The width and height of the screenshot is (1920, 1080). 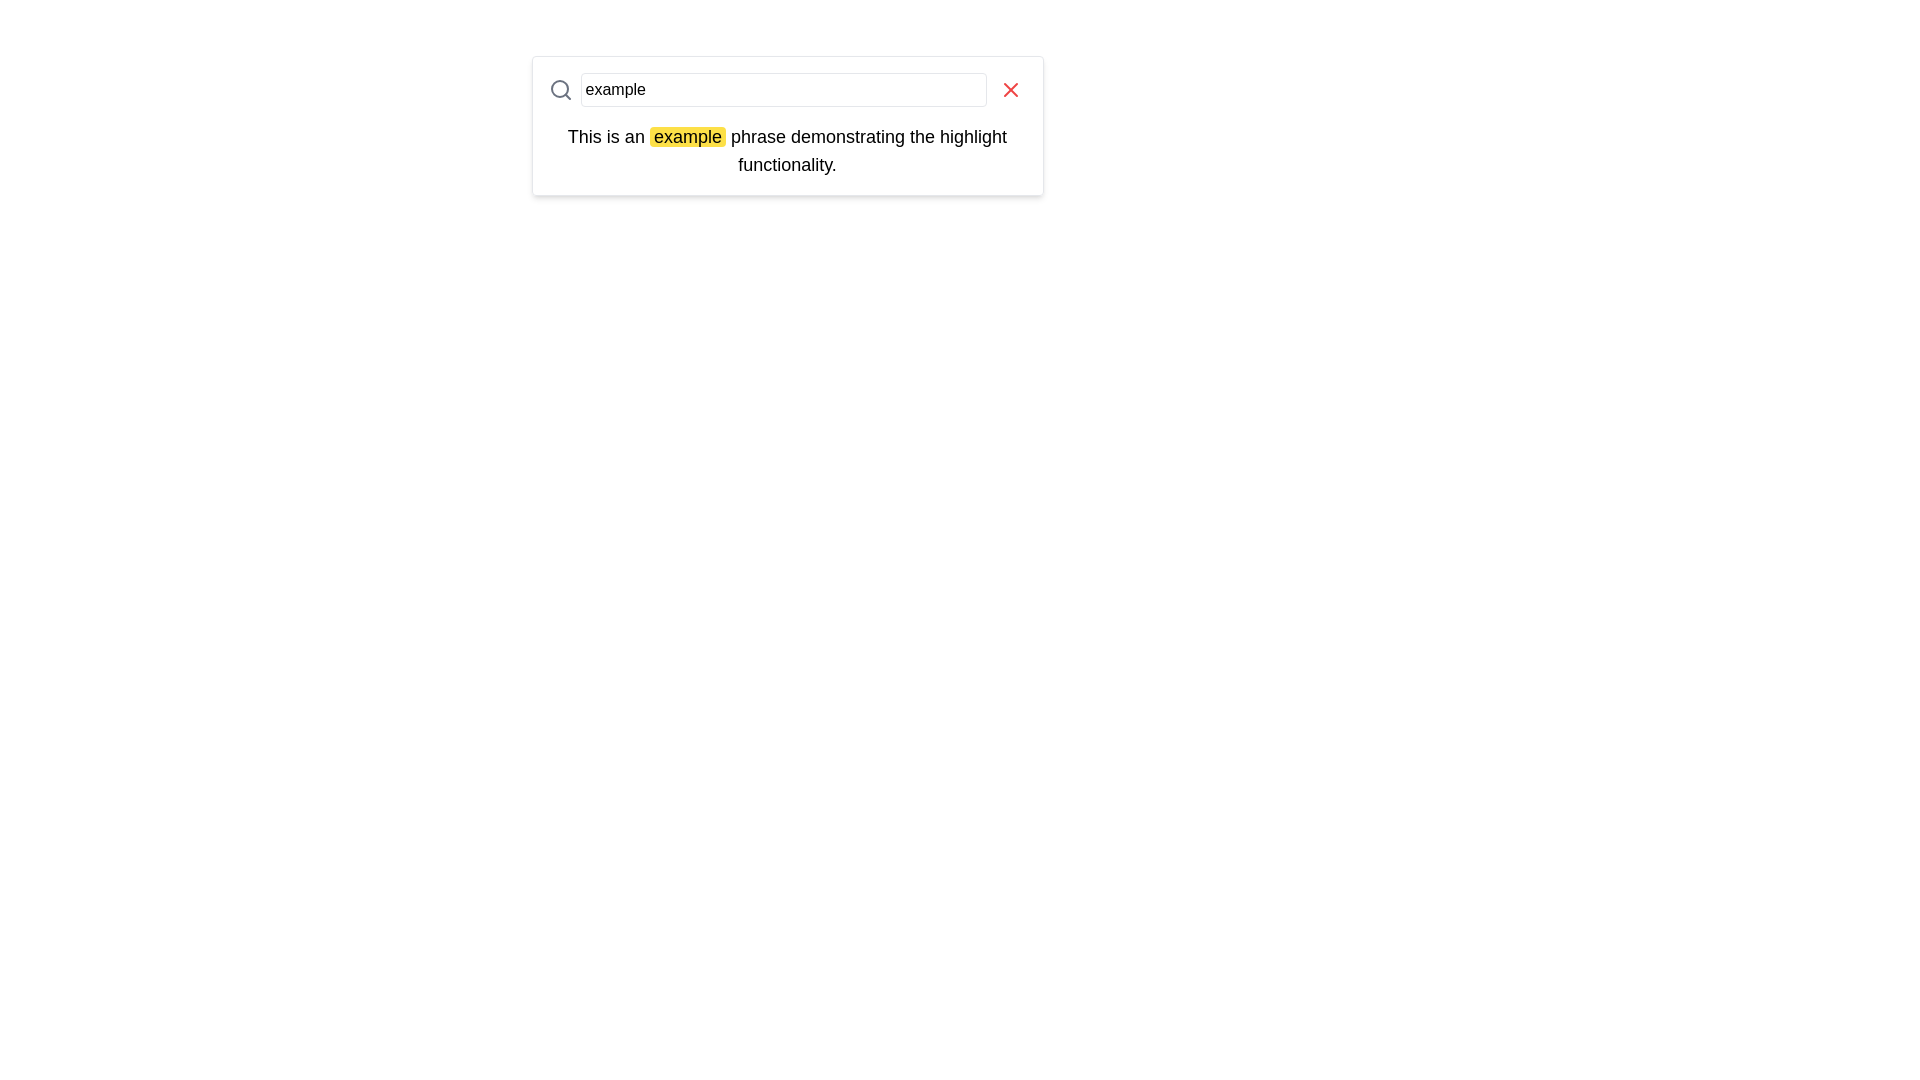 I want to click on the text element stating 'phrase demonstrating the highlight functionality,' which follows the highlighted word 'example' with a yellow background, so click(x=866, y=149).